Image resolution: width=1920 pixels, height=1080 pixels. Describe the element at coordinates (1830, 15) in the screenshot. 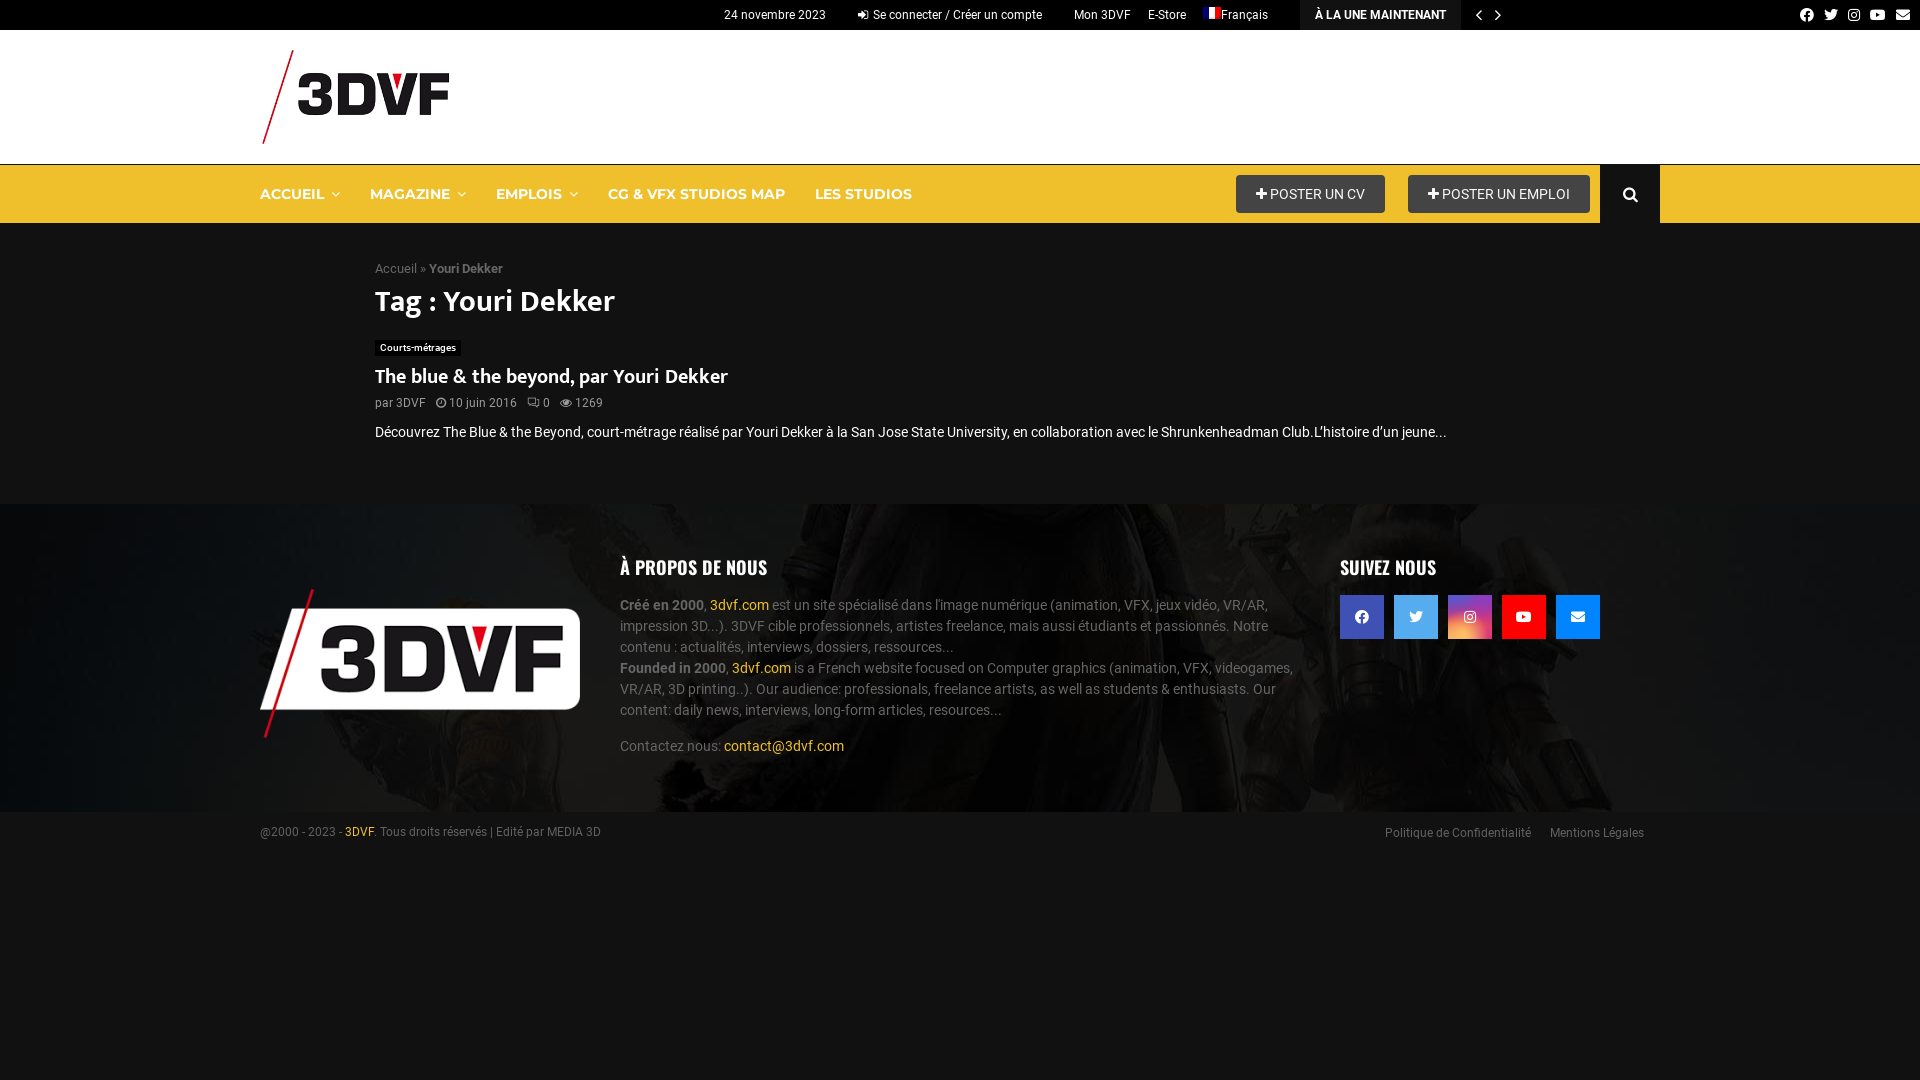

I see `'Twitter'` at that location.